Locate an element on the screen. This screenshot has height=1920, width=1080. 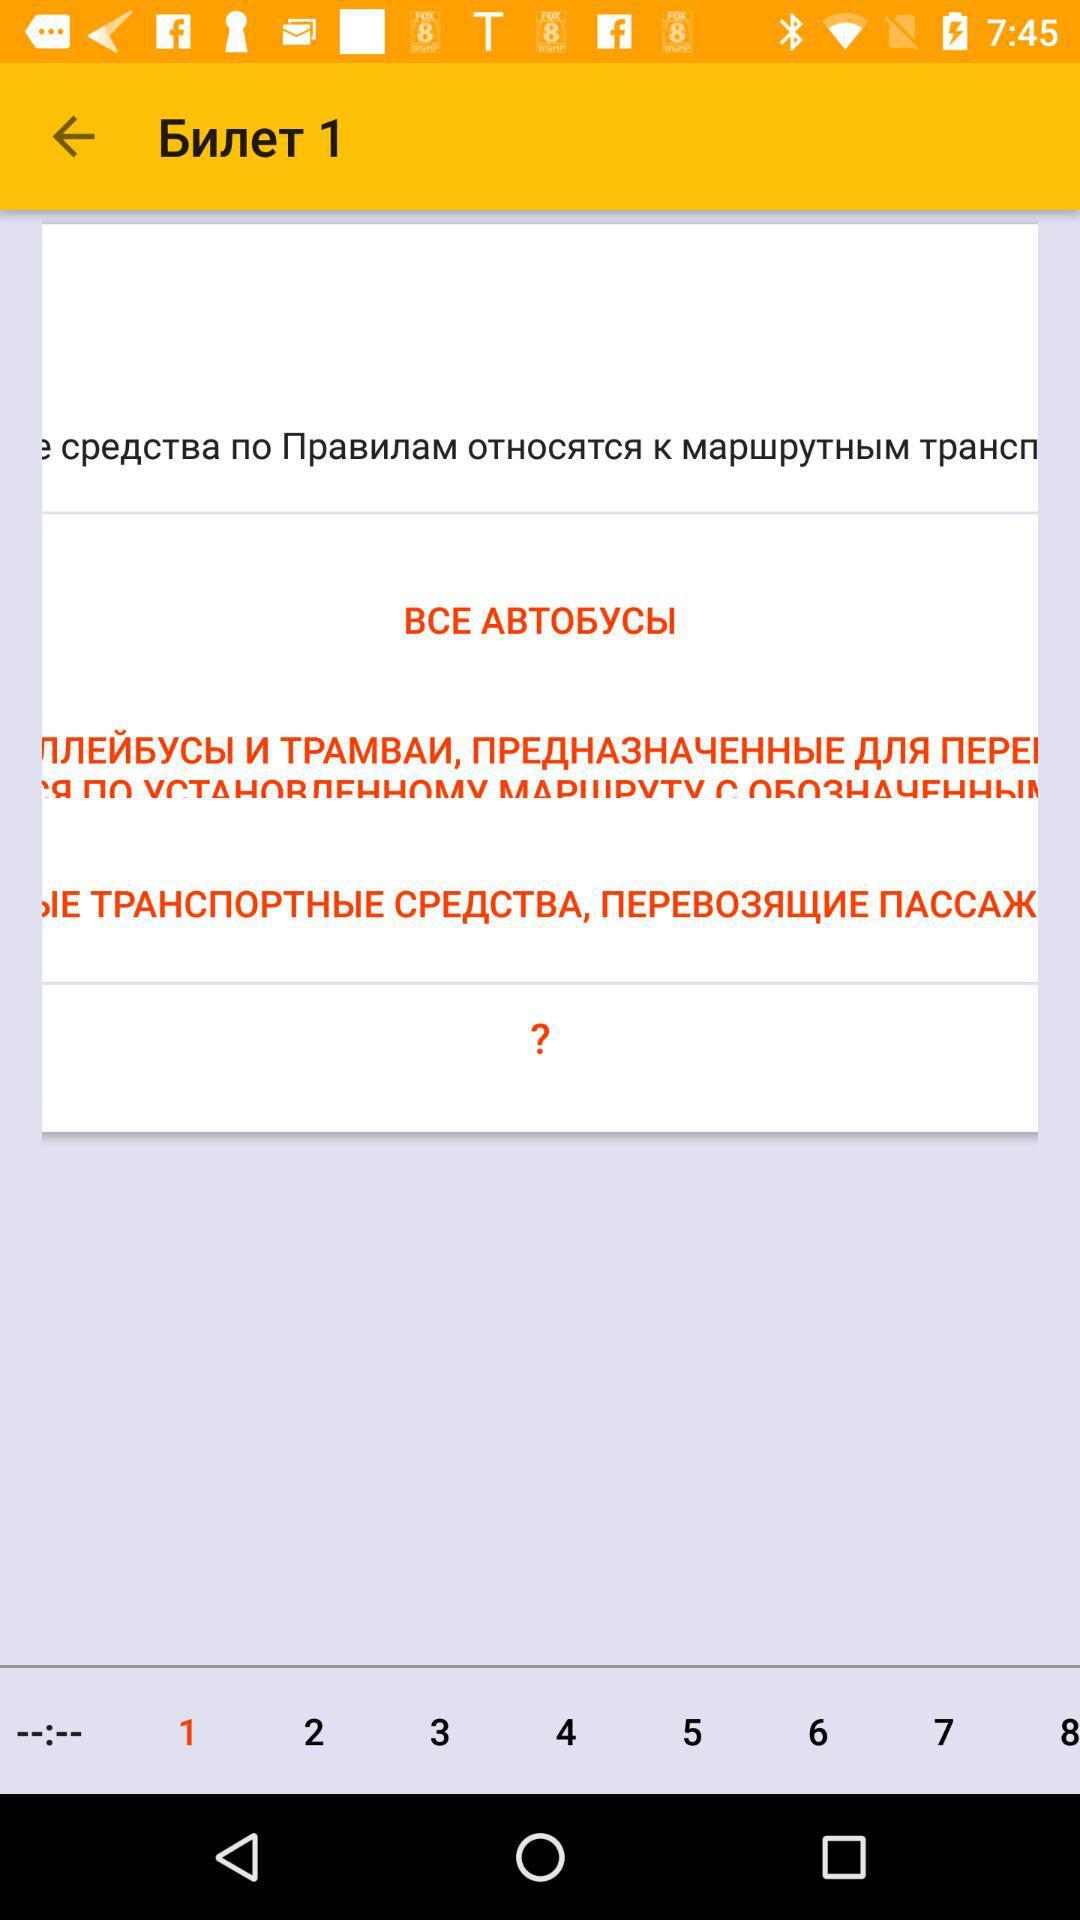
6 icon is located at coordinates (818, 1730).